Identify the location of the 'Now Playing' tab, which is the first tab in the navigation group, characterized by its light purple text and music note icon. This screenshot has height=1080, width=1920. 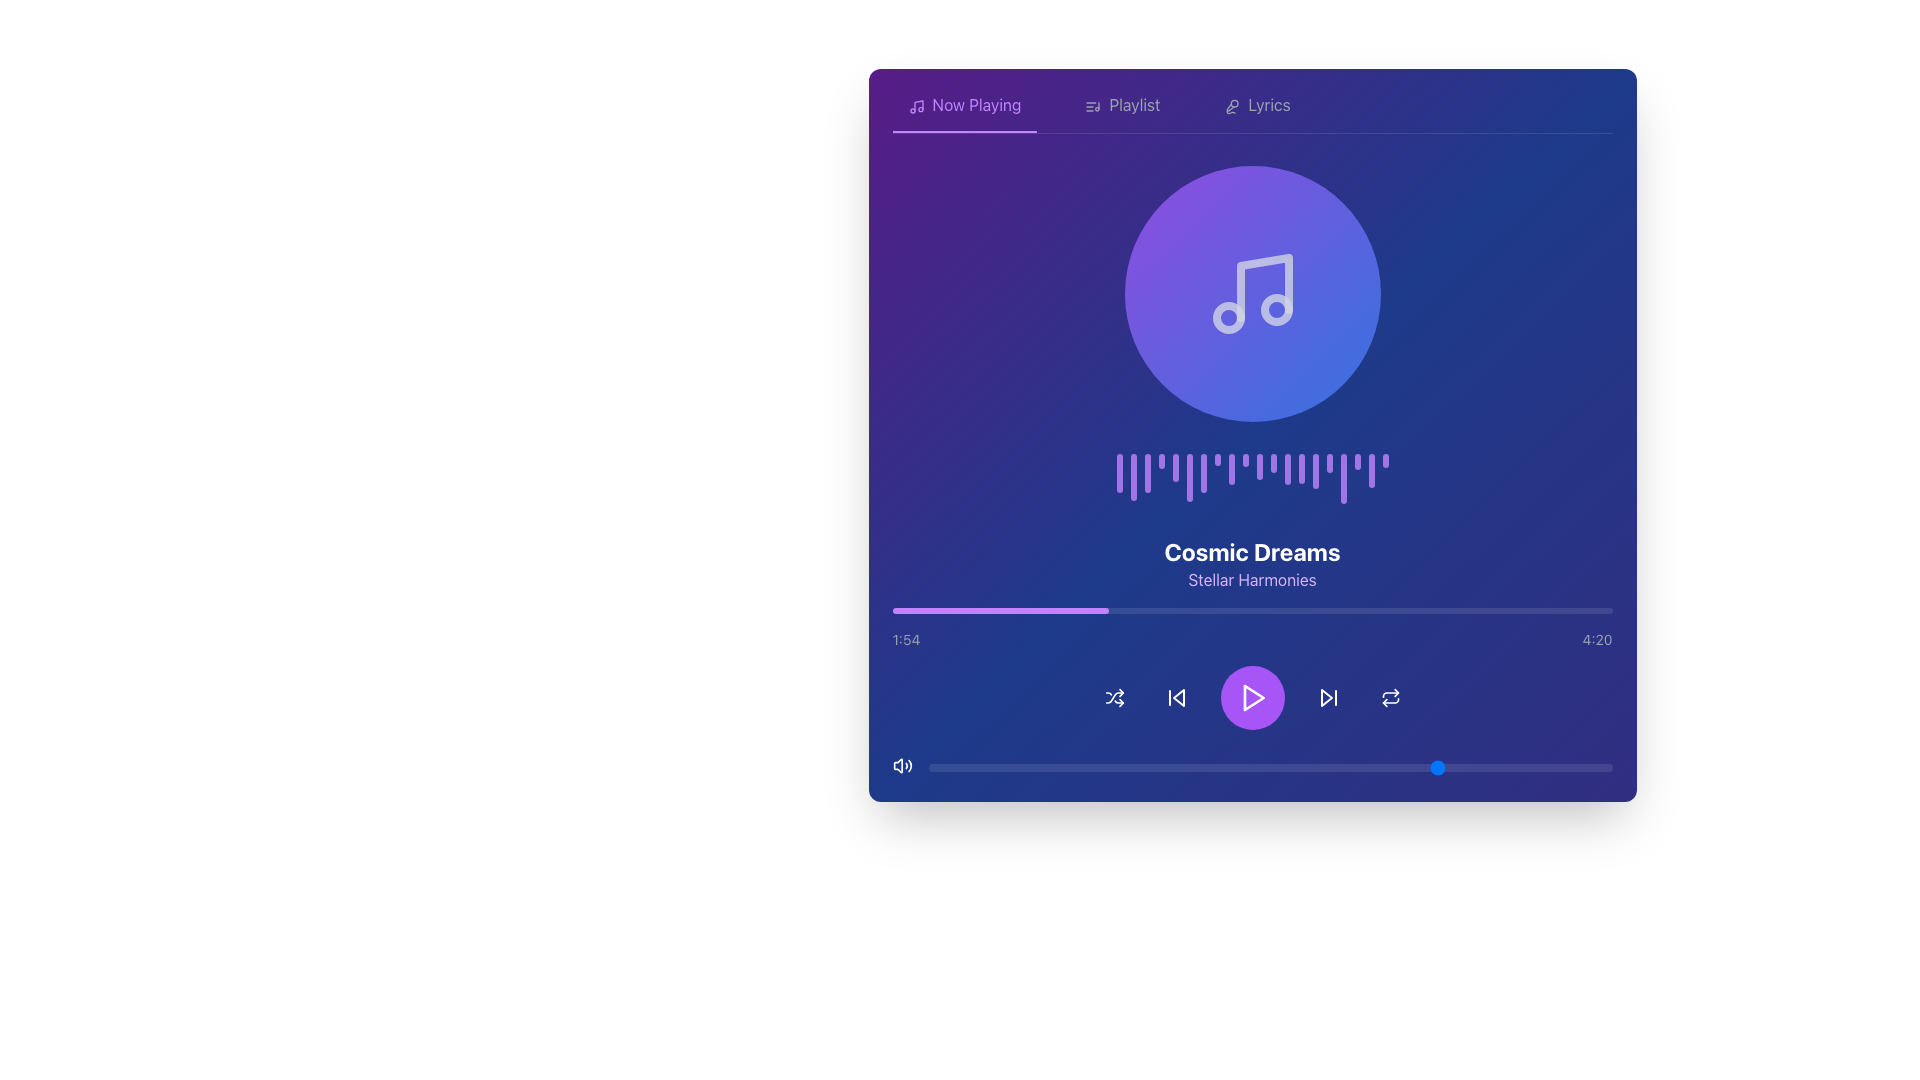
(964, 112).